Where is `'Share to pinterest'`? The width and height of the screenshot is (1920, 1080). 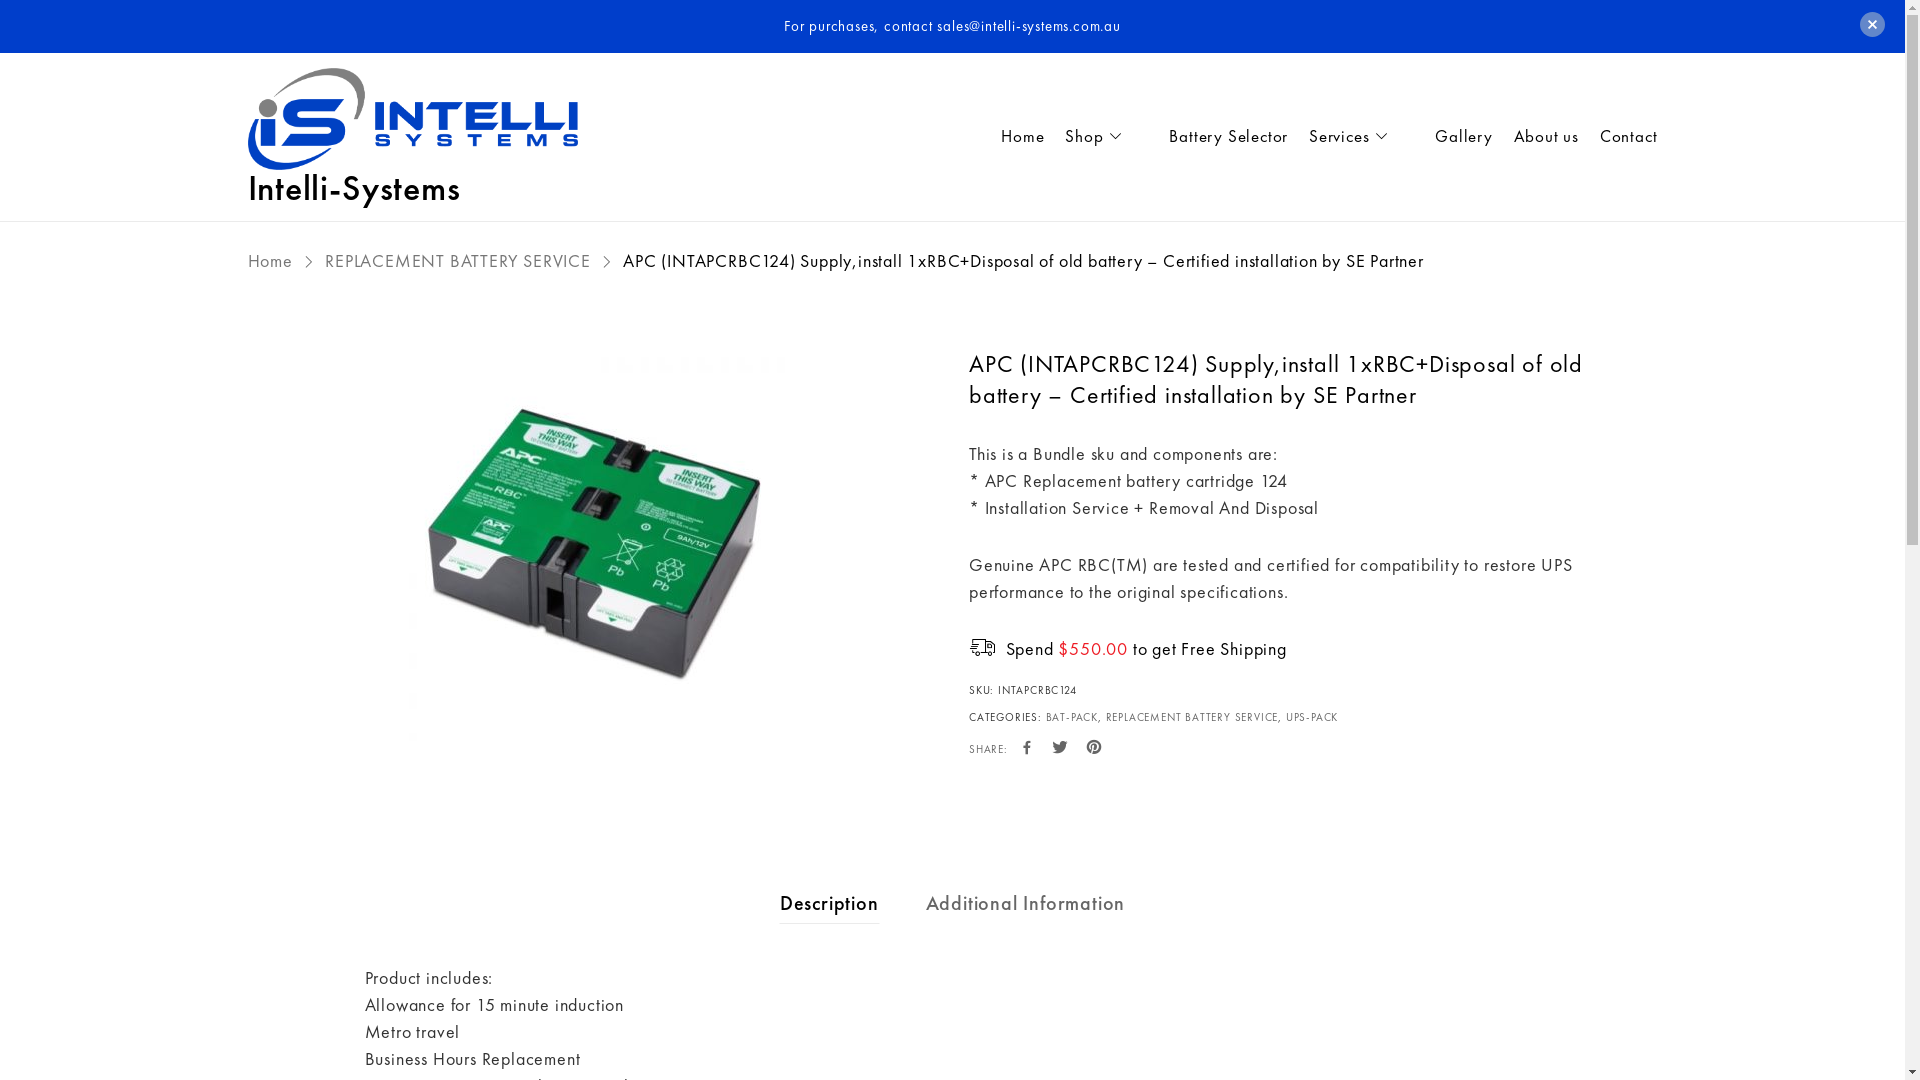 'Share to pinterest' is located at coordinates (1083, 748).